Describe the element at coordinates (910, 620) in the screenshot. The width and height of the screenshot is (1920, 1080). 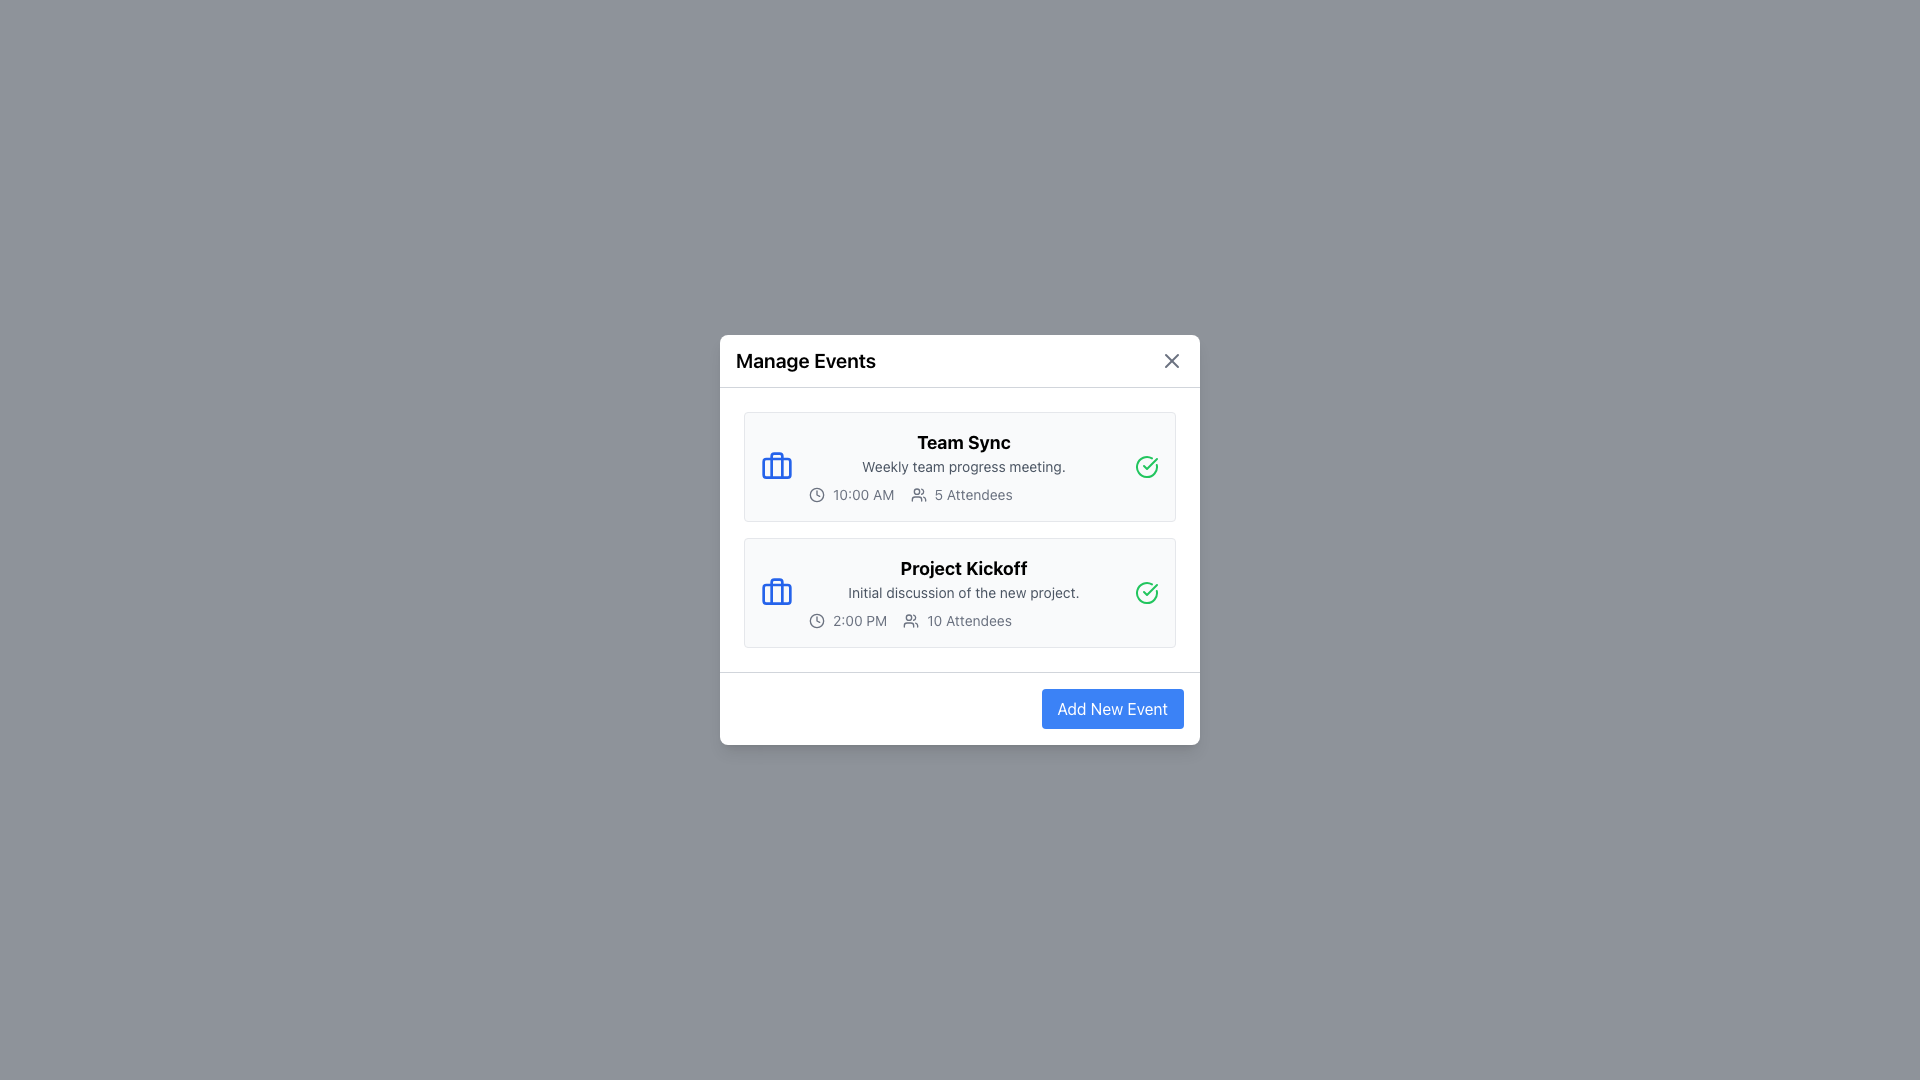
I see `the icon indicating the attendees of the event, which is positioned to the right of the '2:00 PM' text and before '10 Attendees'` at that location.